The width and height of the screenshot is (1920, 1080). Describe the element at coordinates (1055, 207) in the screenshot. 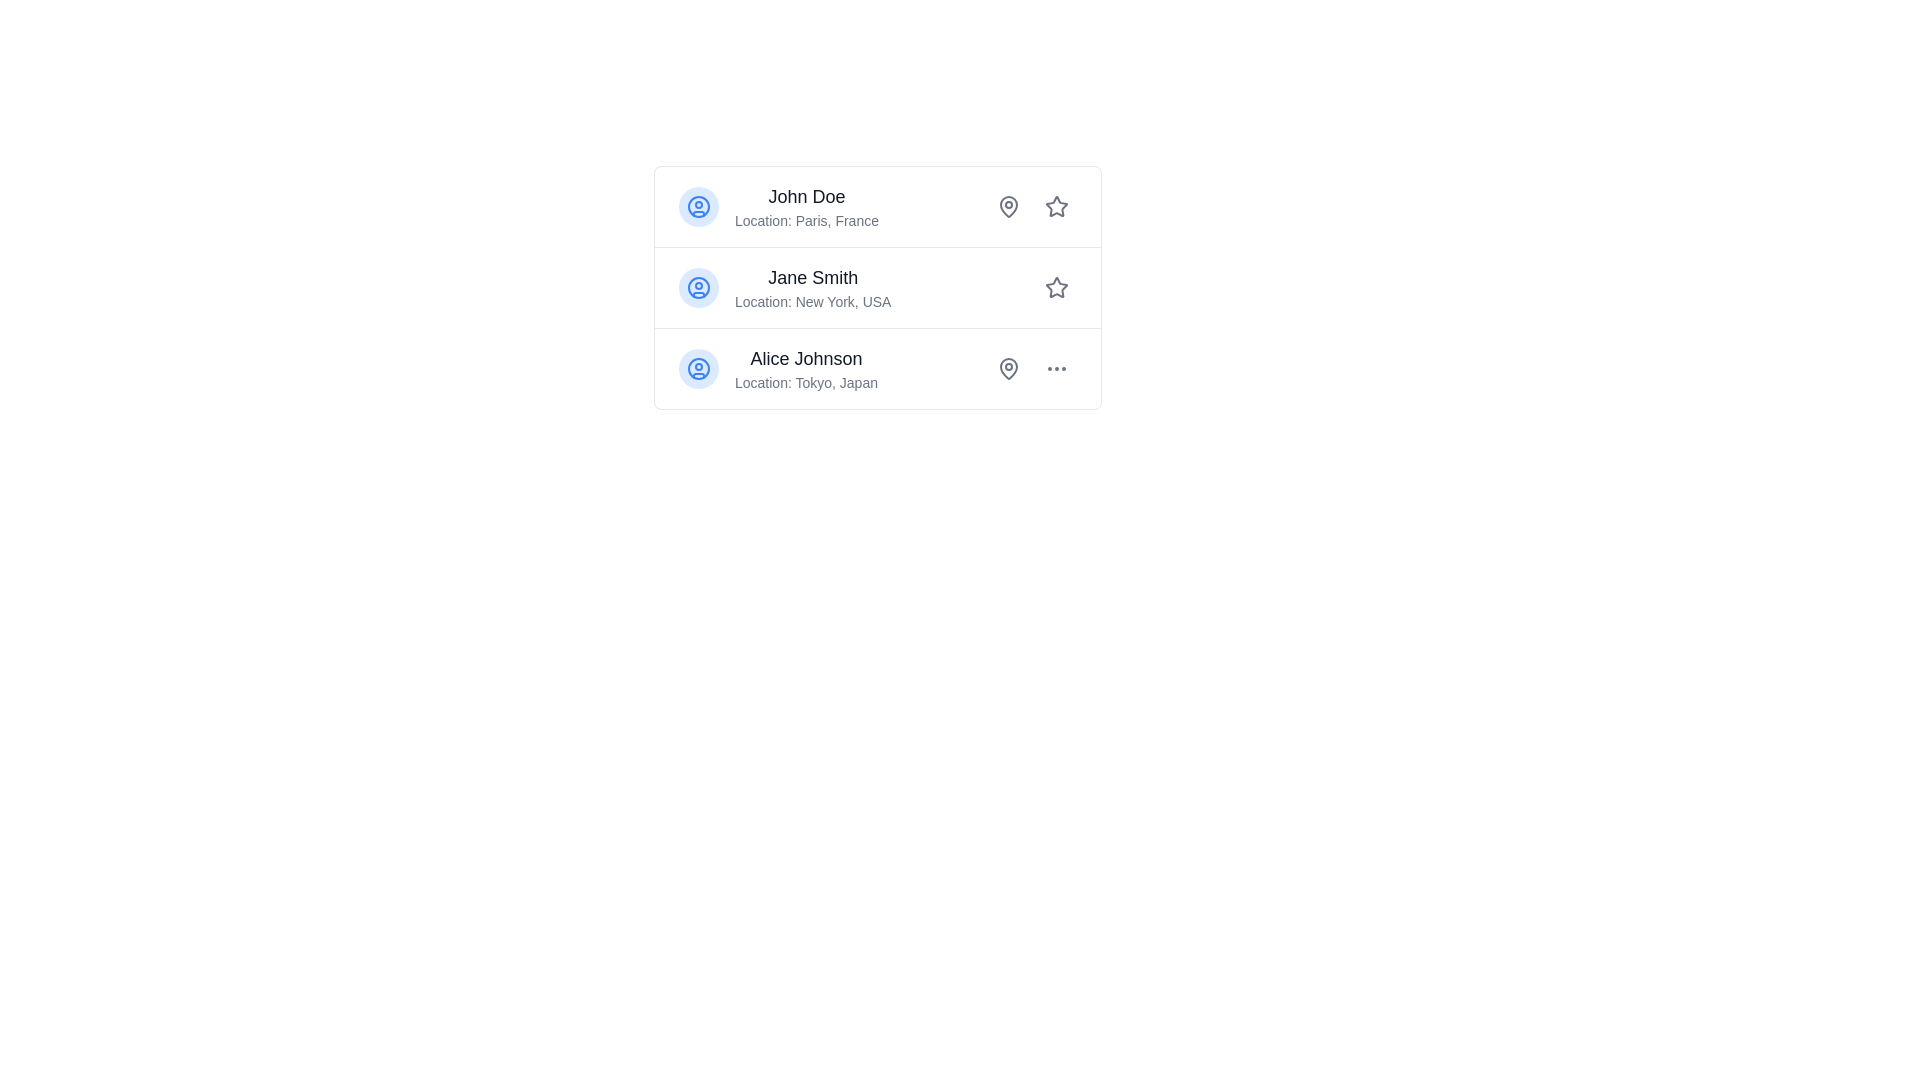

I see `the star icon button adjacent to the location pin icon` at that location.